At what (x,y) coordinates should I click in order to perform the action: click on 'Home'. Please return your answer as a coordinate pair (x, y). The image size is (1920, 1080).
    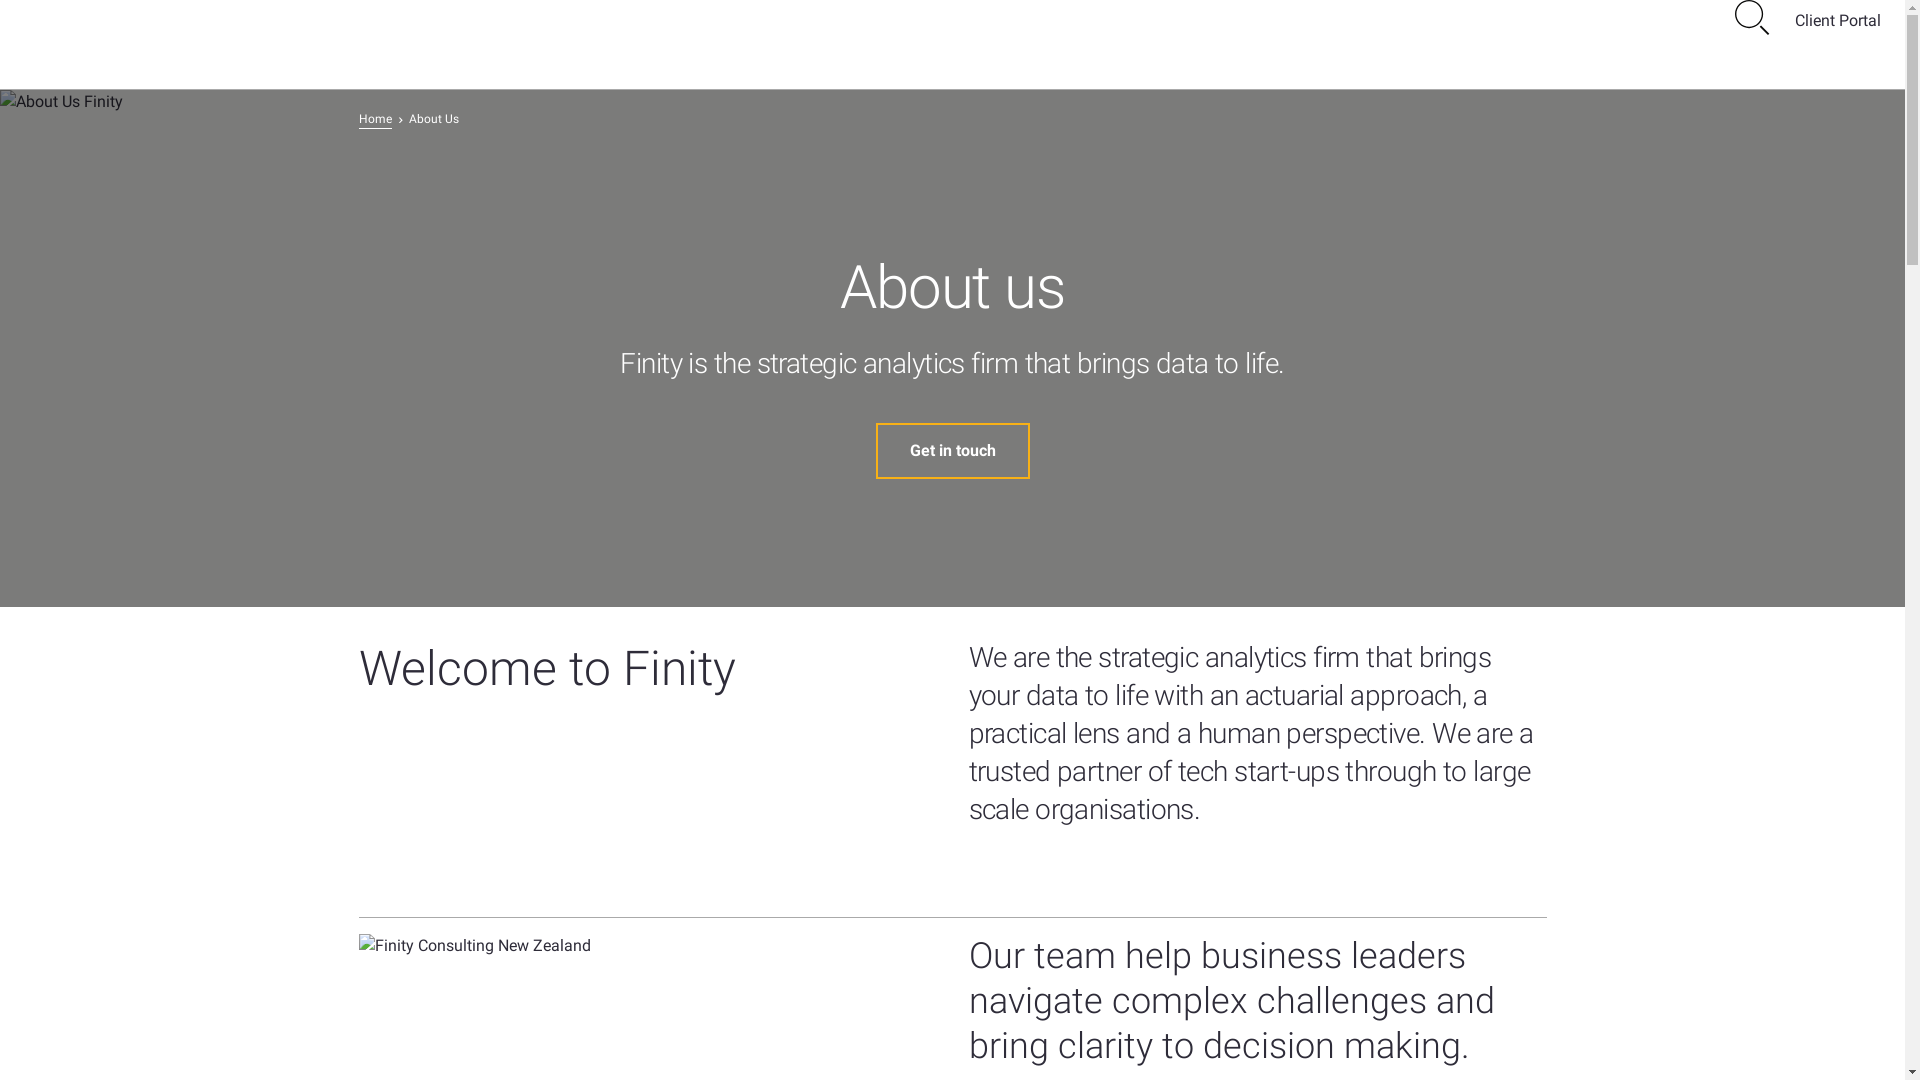
    Looking at the image, I should click on (374, 119).